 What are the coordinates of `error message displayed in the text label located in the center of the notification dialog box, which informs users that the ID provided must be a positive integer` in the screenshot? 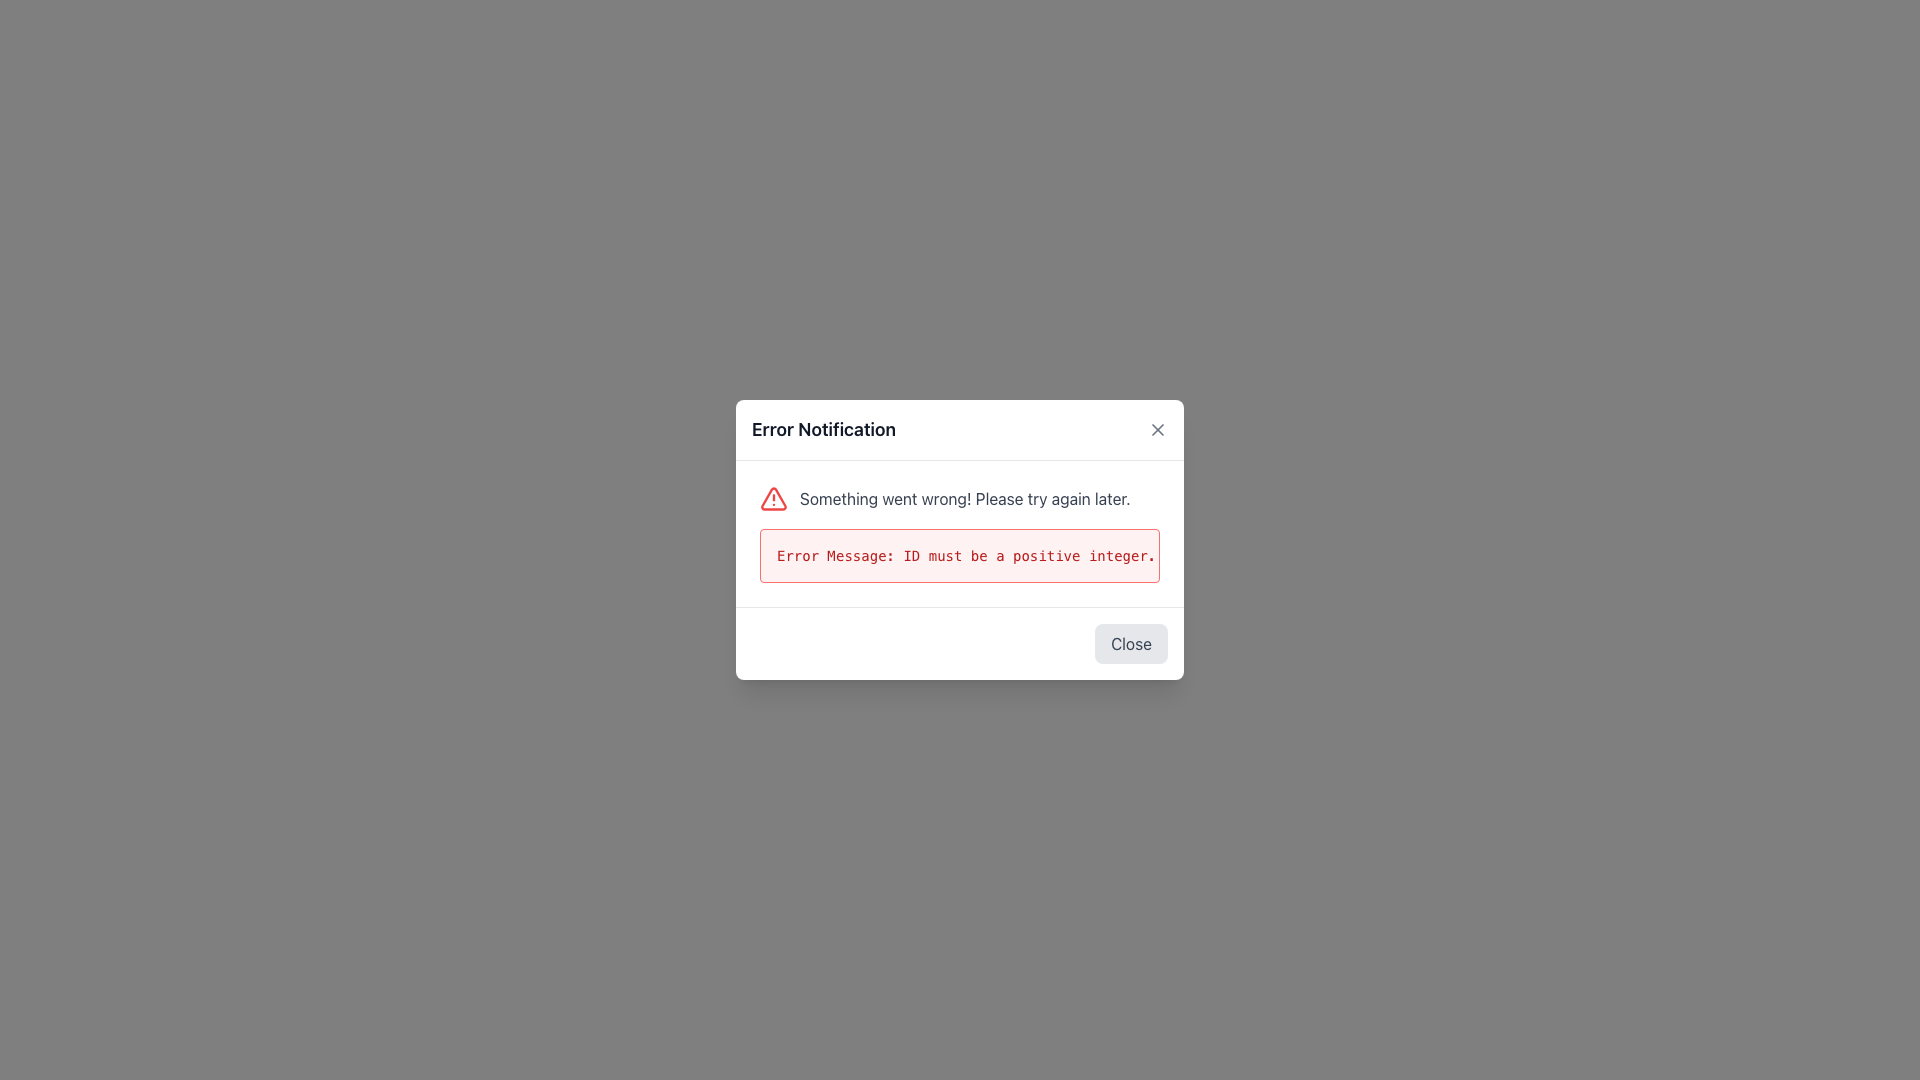 It's located at (960, 555).